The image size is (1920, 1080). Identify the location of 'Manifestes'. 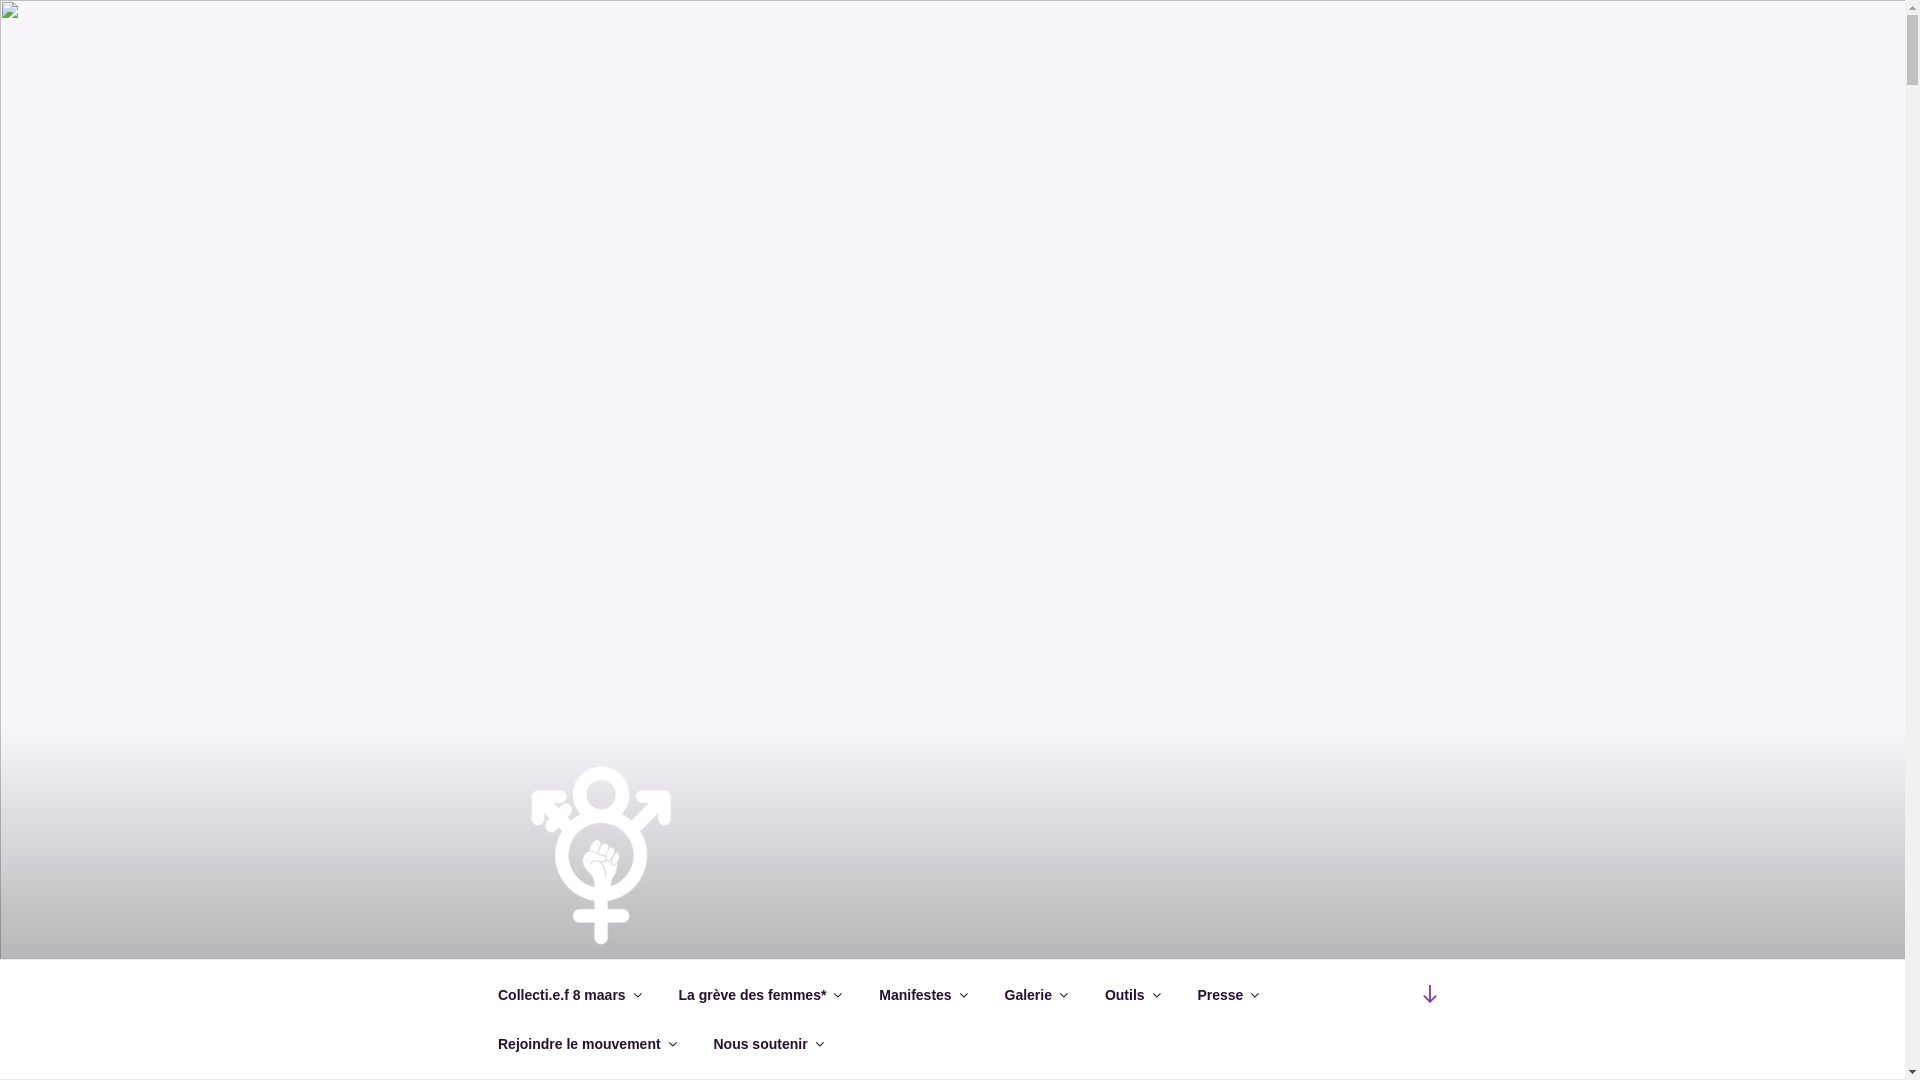
(921, 994).